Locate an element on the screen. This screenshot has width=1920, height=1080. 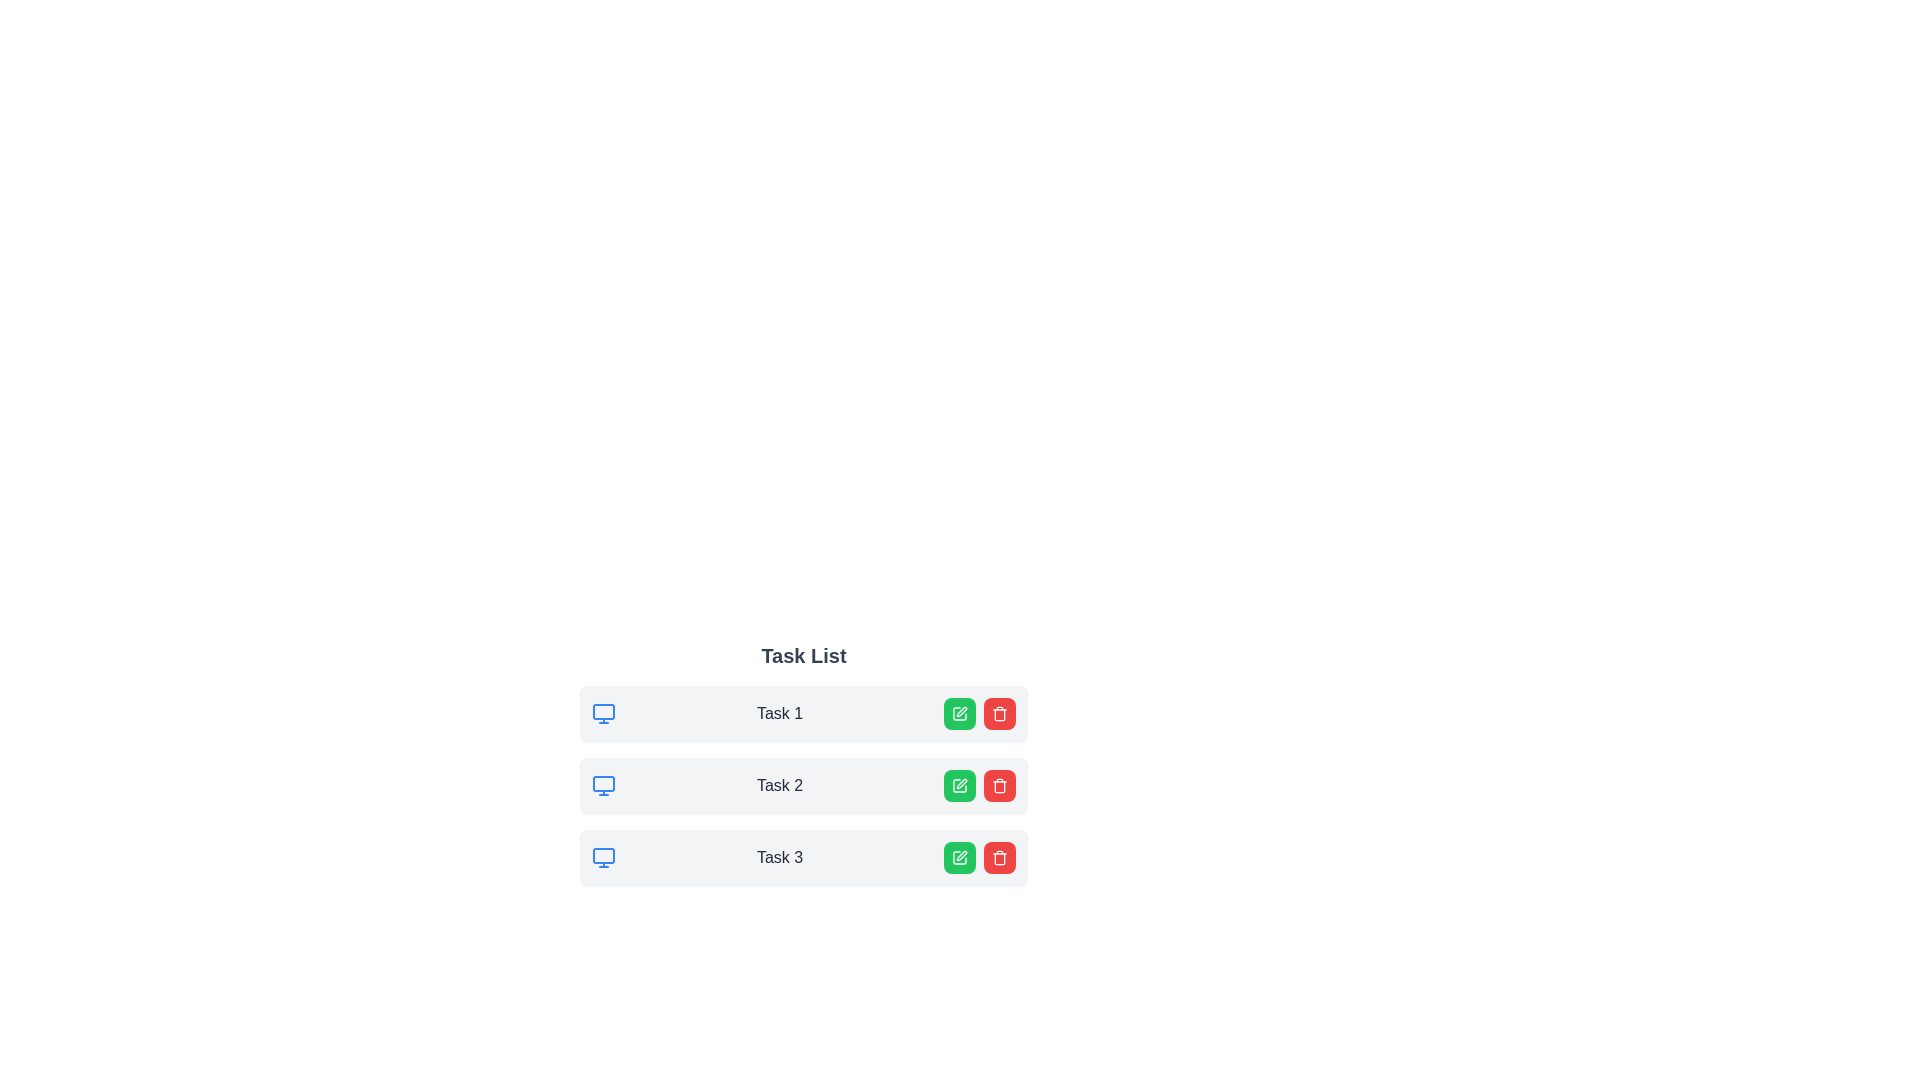
the delete button in the grouped interactive buttons for 'Task 3' is located at coordinates (979, 856).